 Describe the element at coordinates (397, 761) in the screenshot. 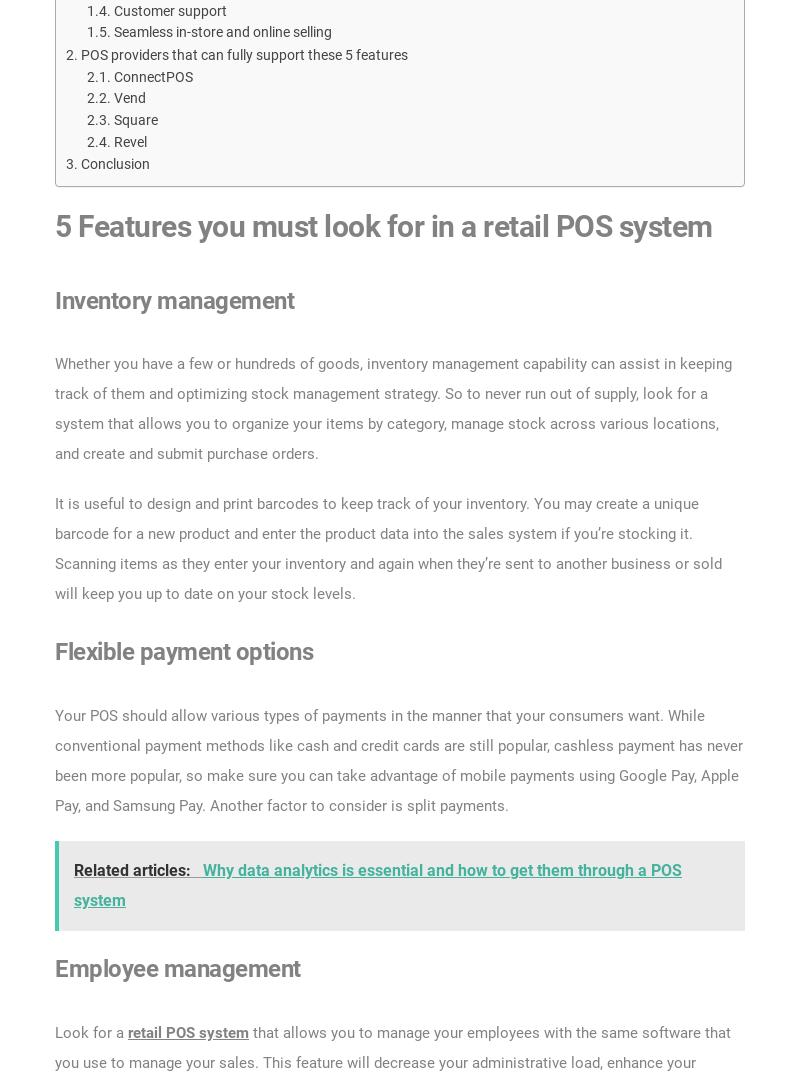

I see `'Your POS should allow various types of payments in the manner that your consumers want. While conventional payment methods like cash and credit cards are still popular, cashless payment has never been more popular, so make sure you can take advantage of mobile payments using Google Pay, Apple Pay, and Samsung Pay. Another factor to consider is split payments.'` at that location.